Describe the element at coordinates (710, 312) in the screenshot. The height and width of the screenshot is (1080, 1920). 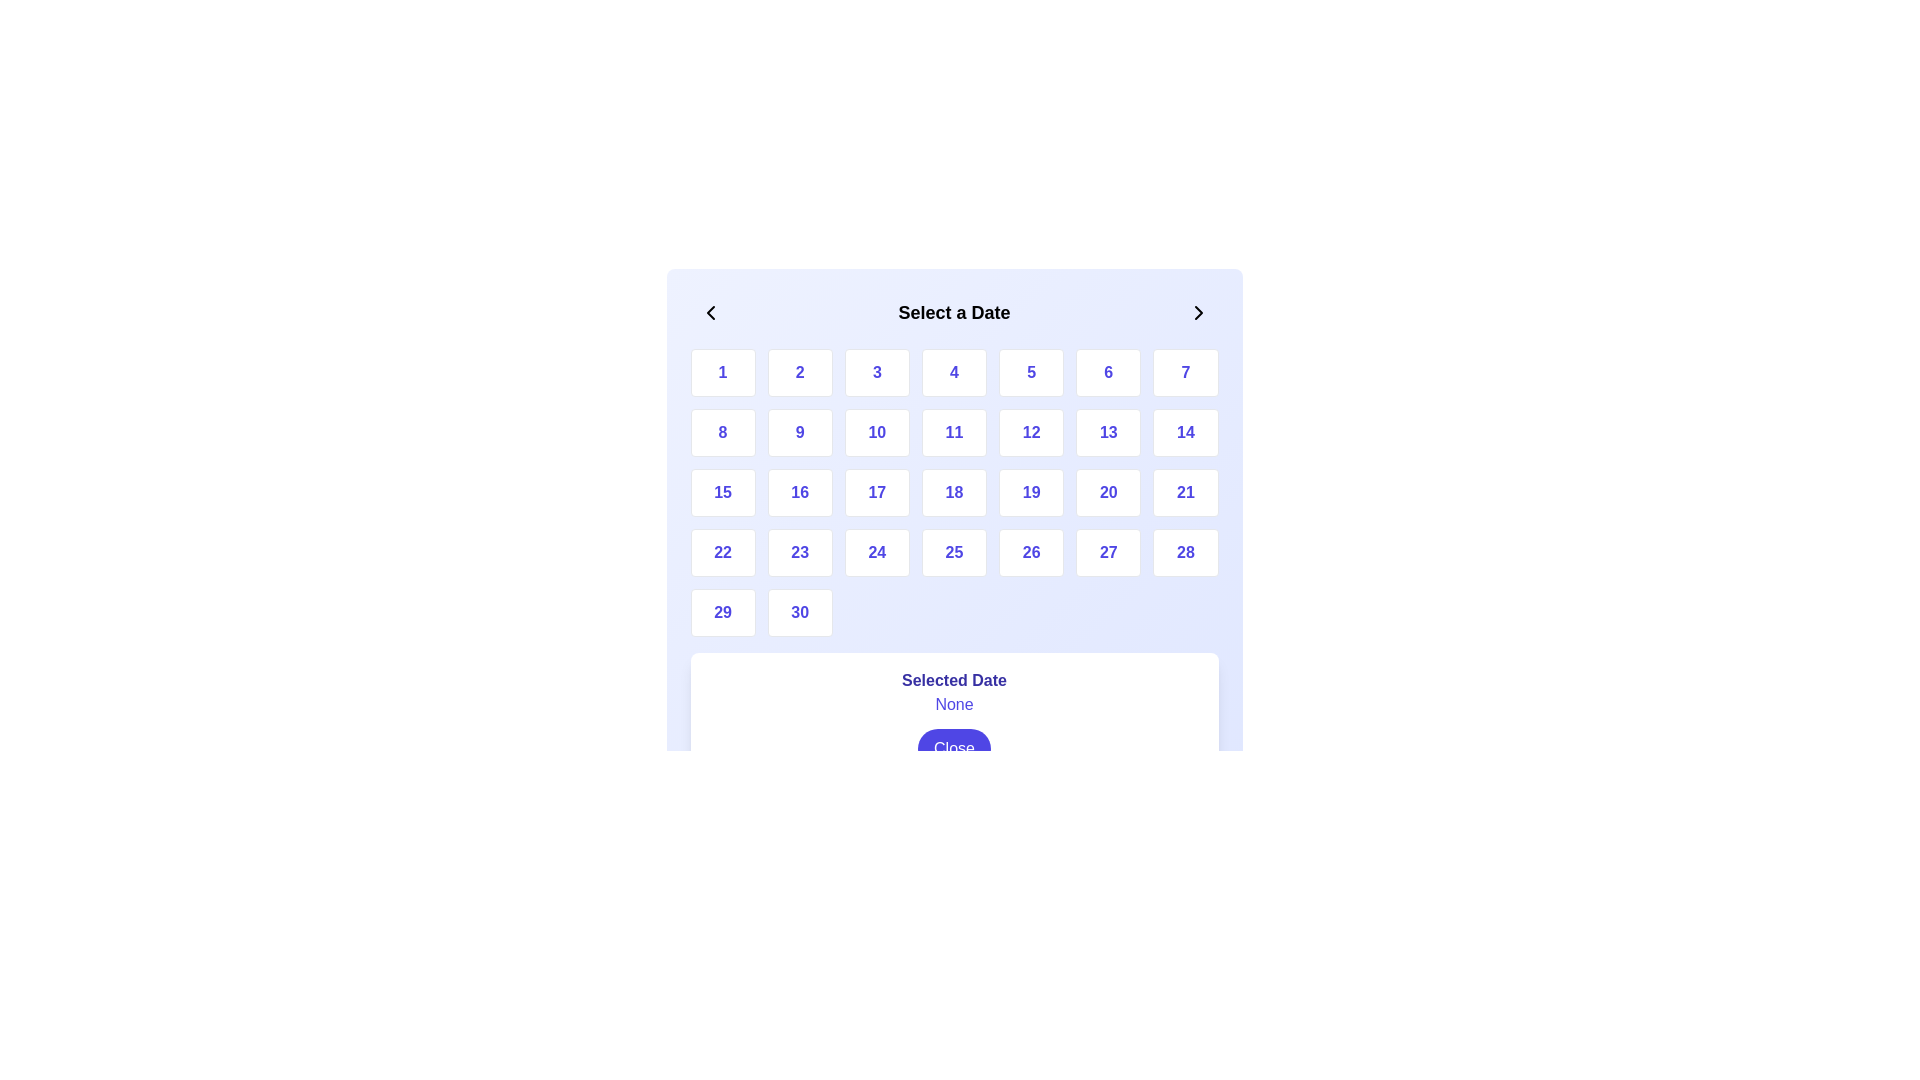
I see `the left-pointing chevron icon button located at the top-left corner of the date selection interface` at that location.